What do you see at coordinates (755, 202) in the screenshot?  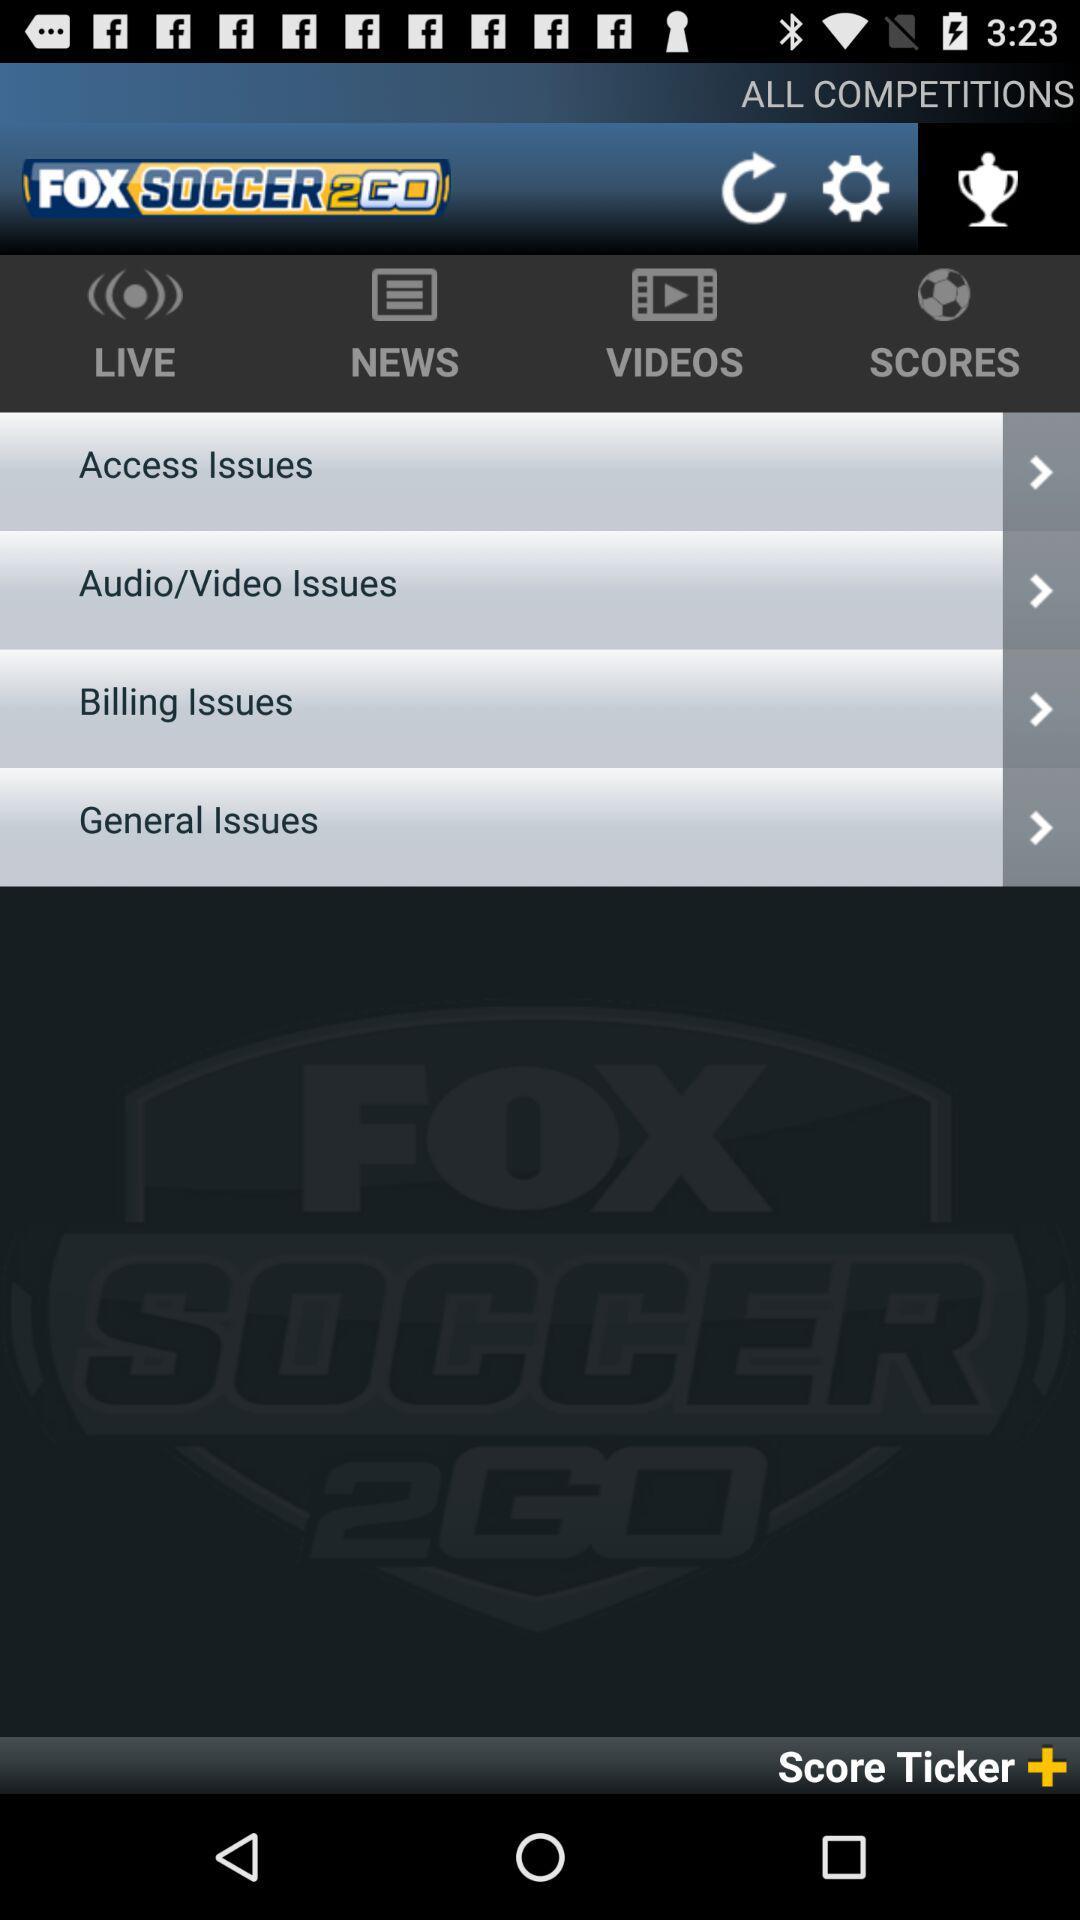 I see `the refresh icon` at bounding box center [755, 202].